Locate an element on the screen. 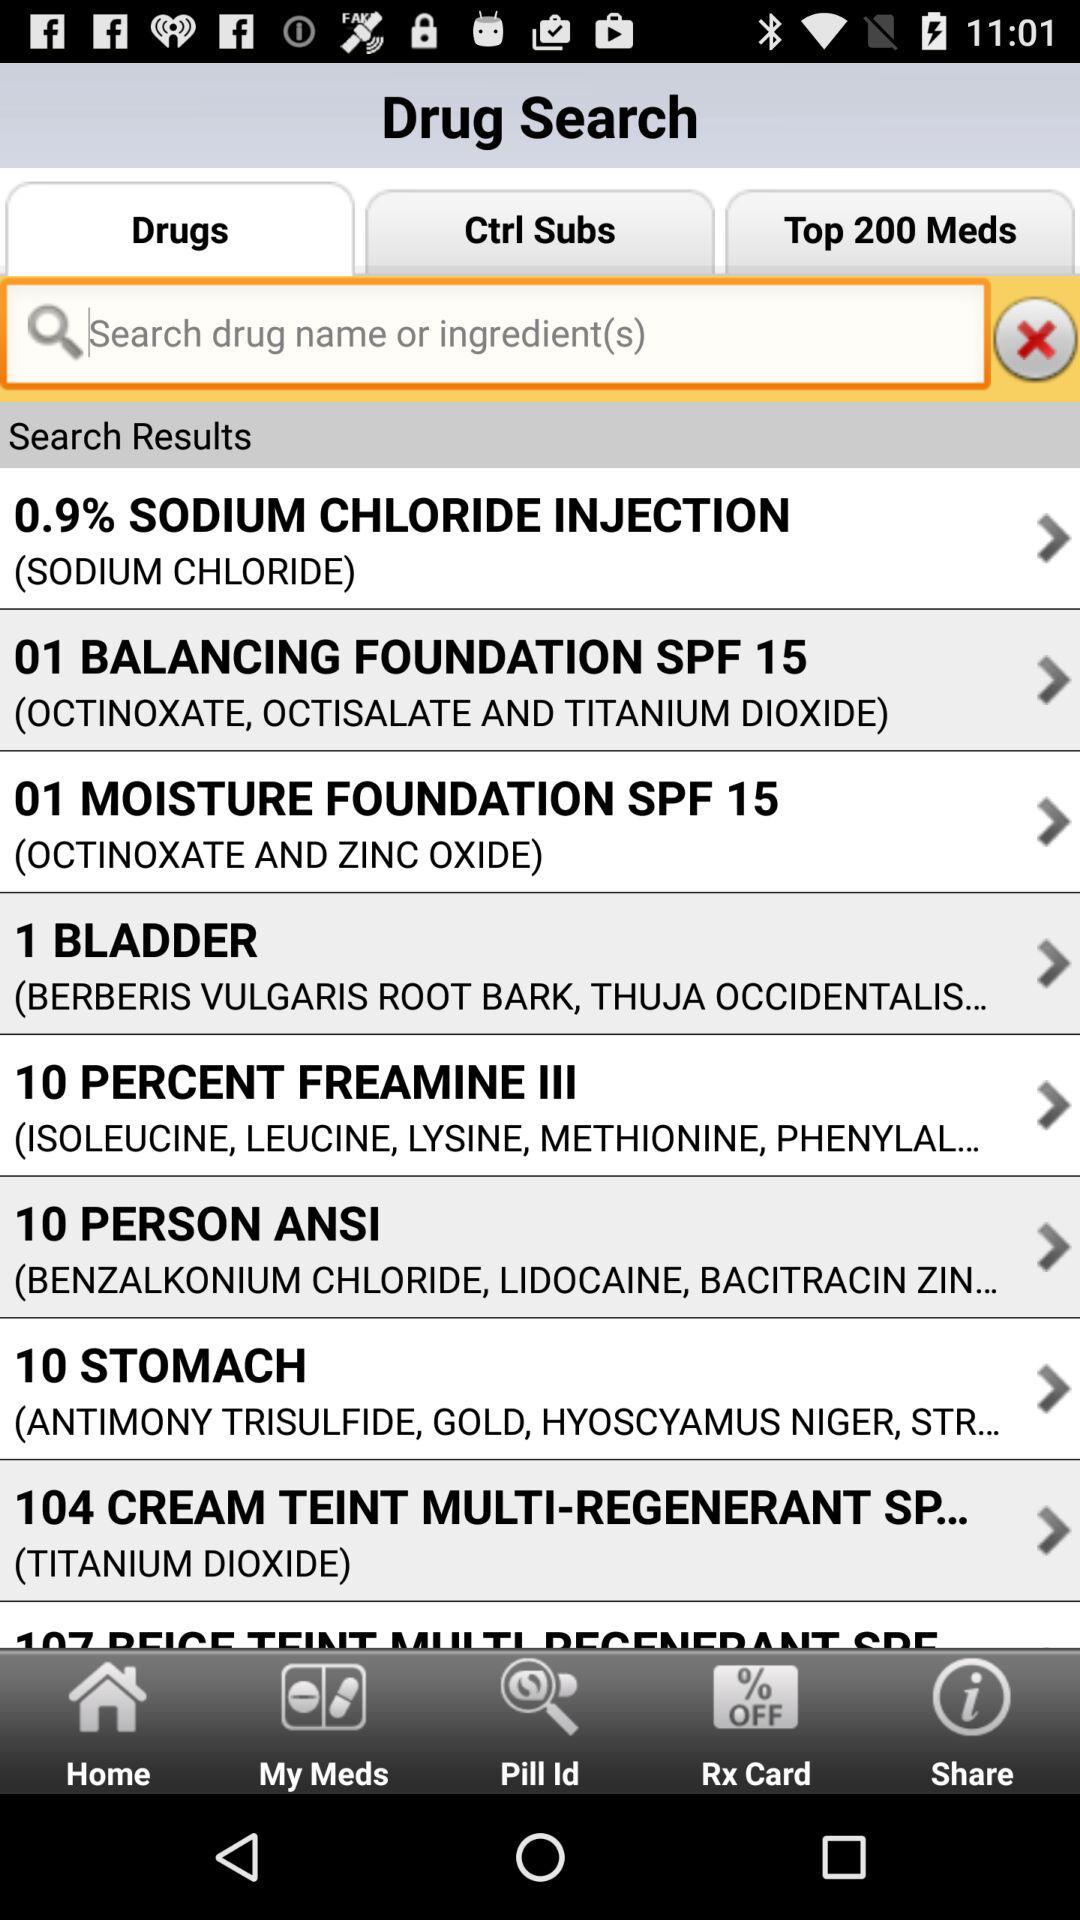 The width and height of the screenshot is (1080, 1920). the close icon is located at coordinates (1035, 362).